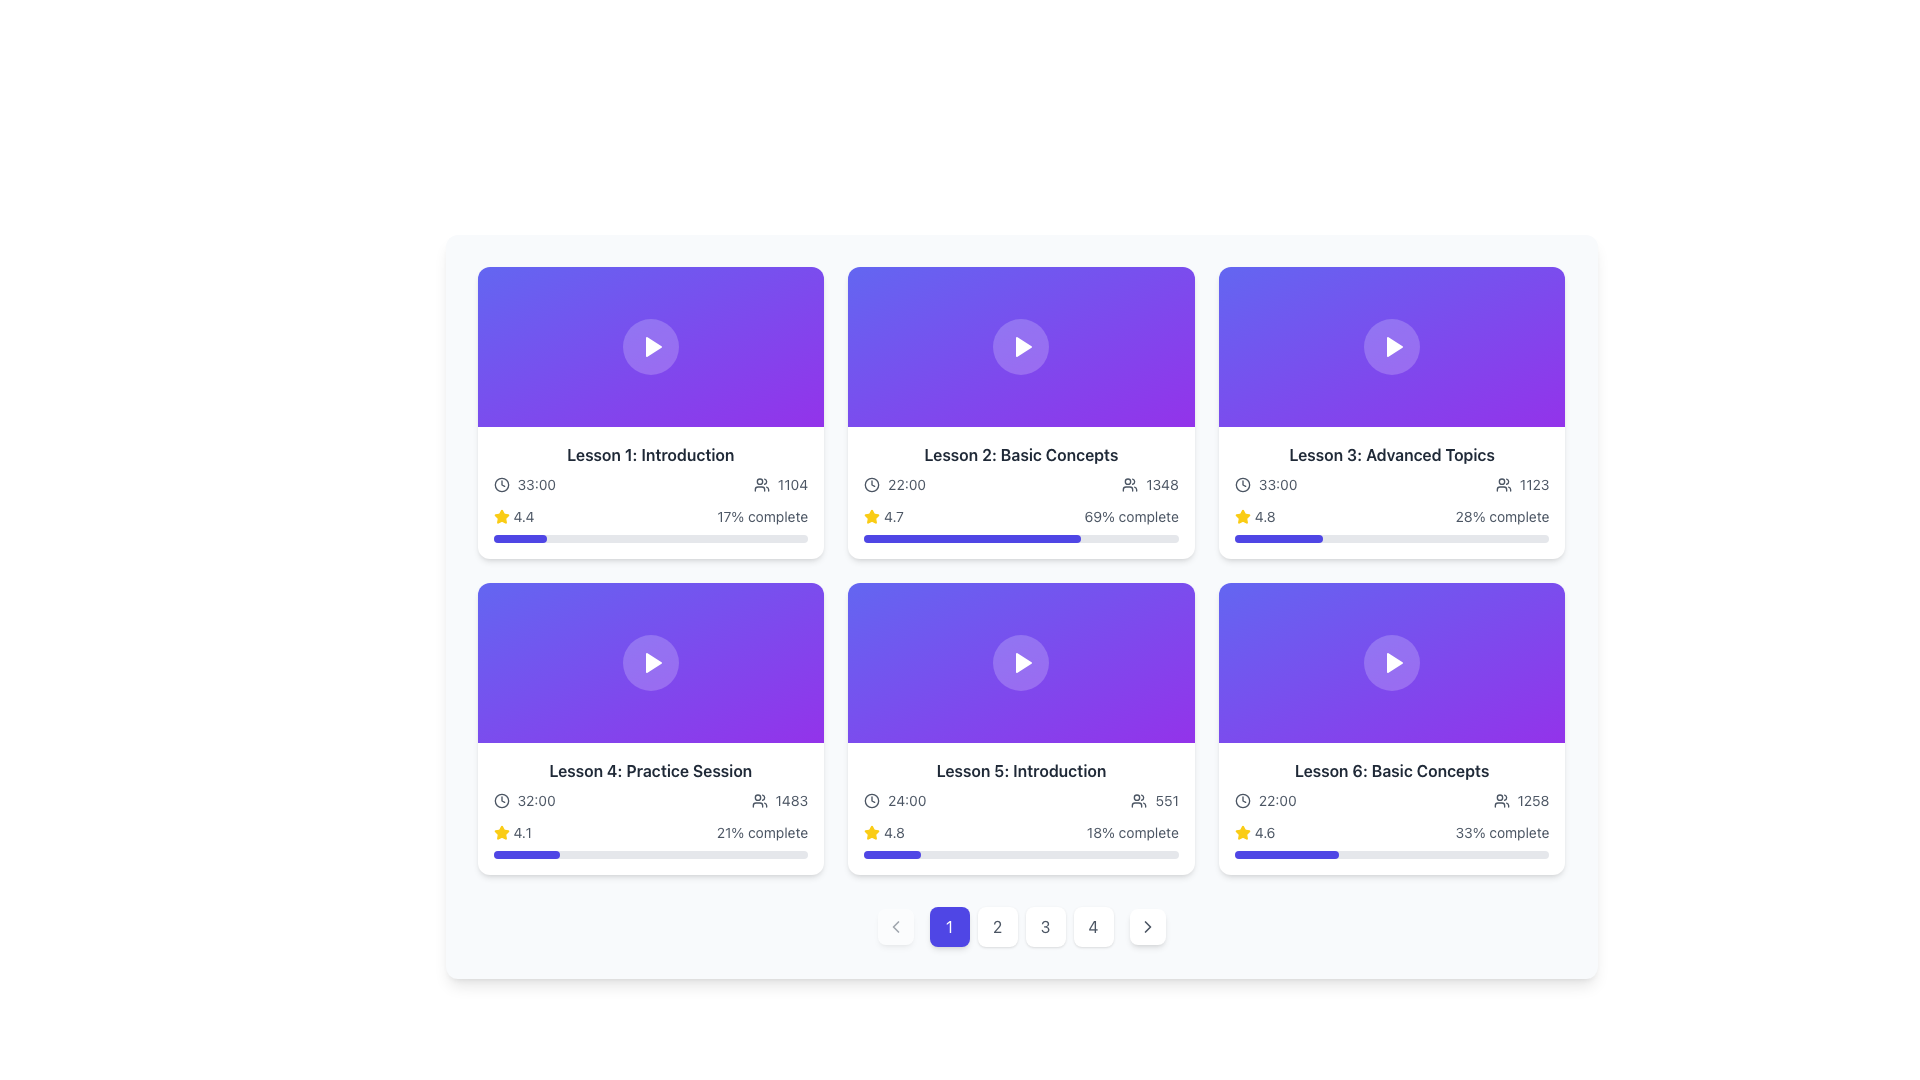 This screenshot has height=1080, width=1920. What do you see at coordinates (650, 770) in the screenshot?
I see `the text label that reads 'Lesson 4: Practice Session', which is displayed in bold black font at the top of the fourth card in the second row of the lesson grid` at bounding box center [650, 770].